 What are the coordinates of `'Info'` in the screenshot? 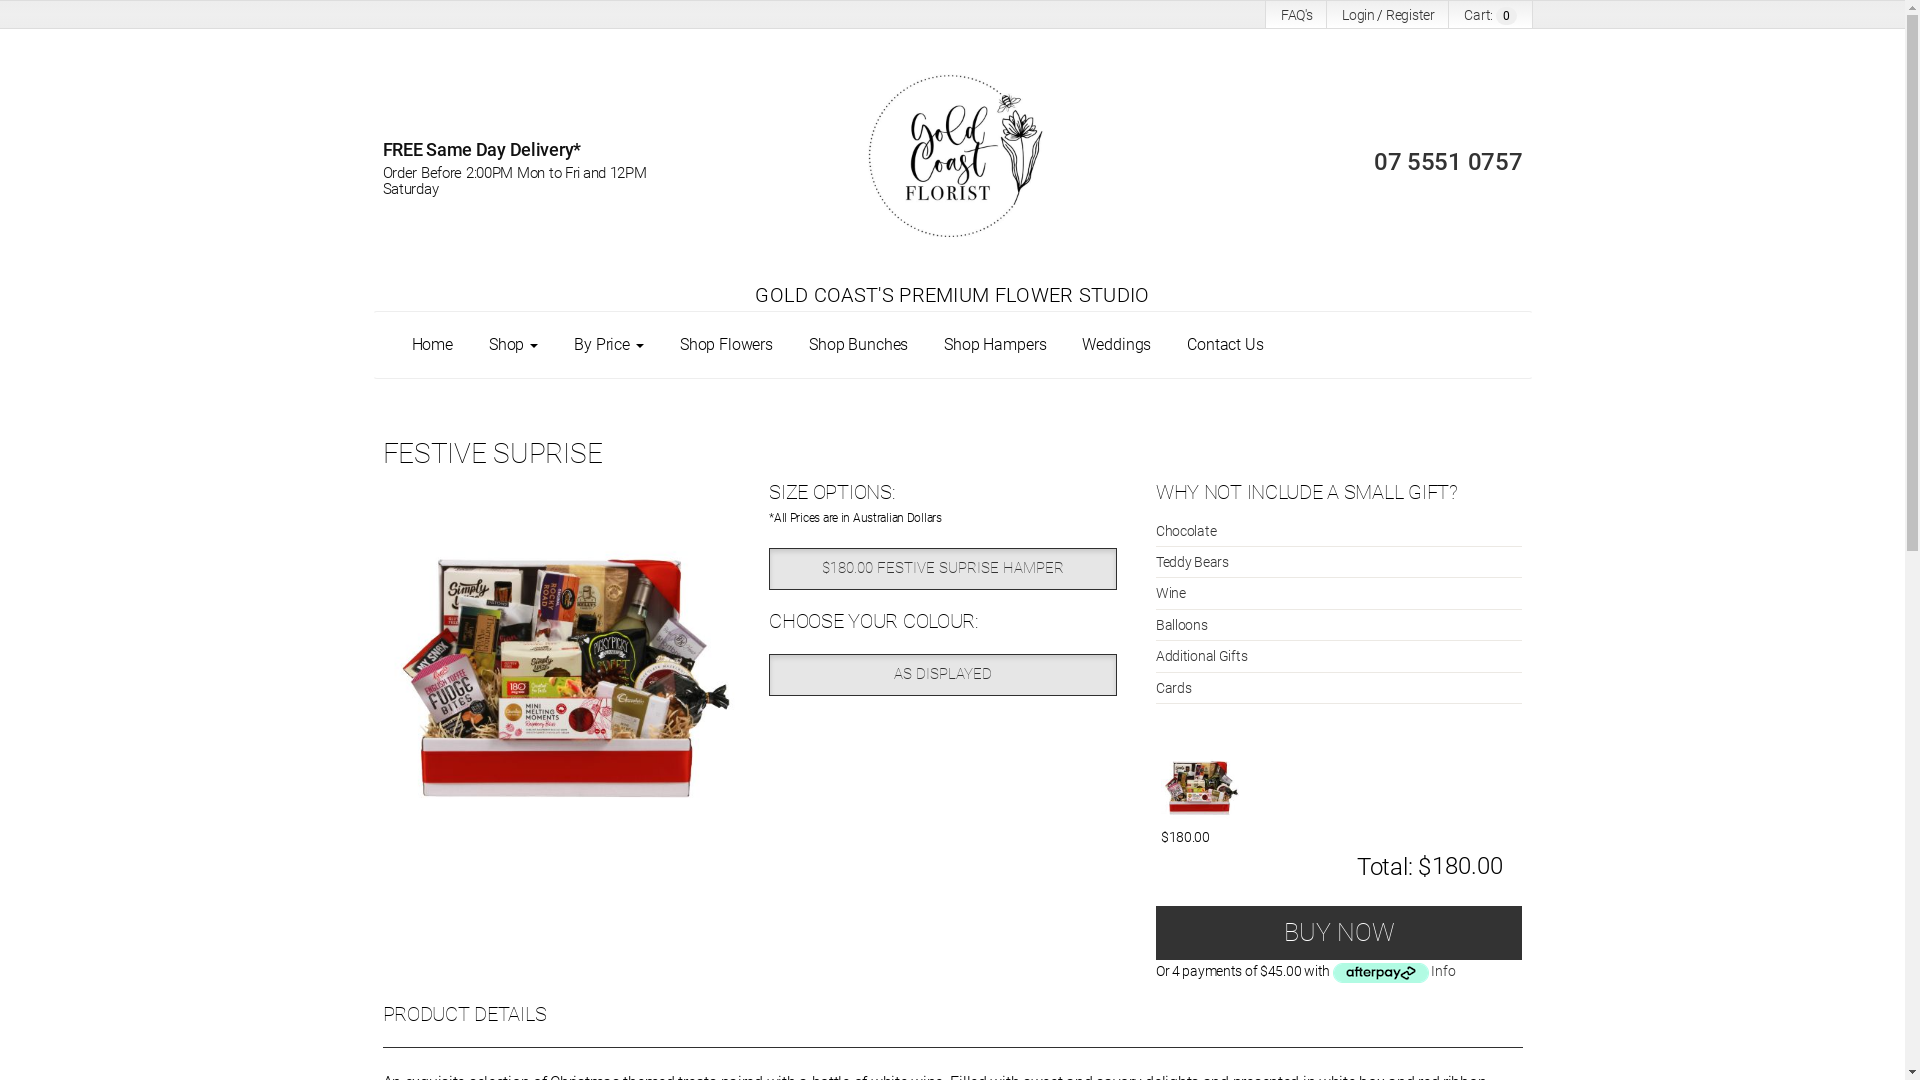 It's located at (1429, 970).